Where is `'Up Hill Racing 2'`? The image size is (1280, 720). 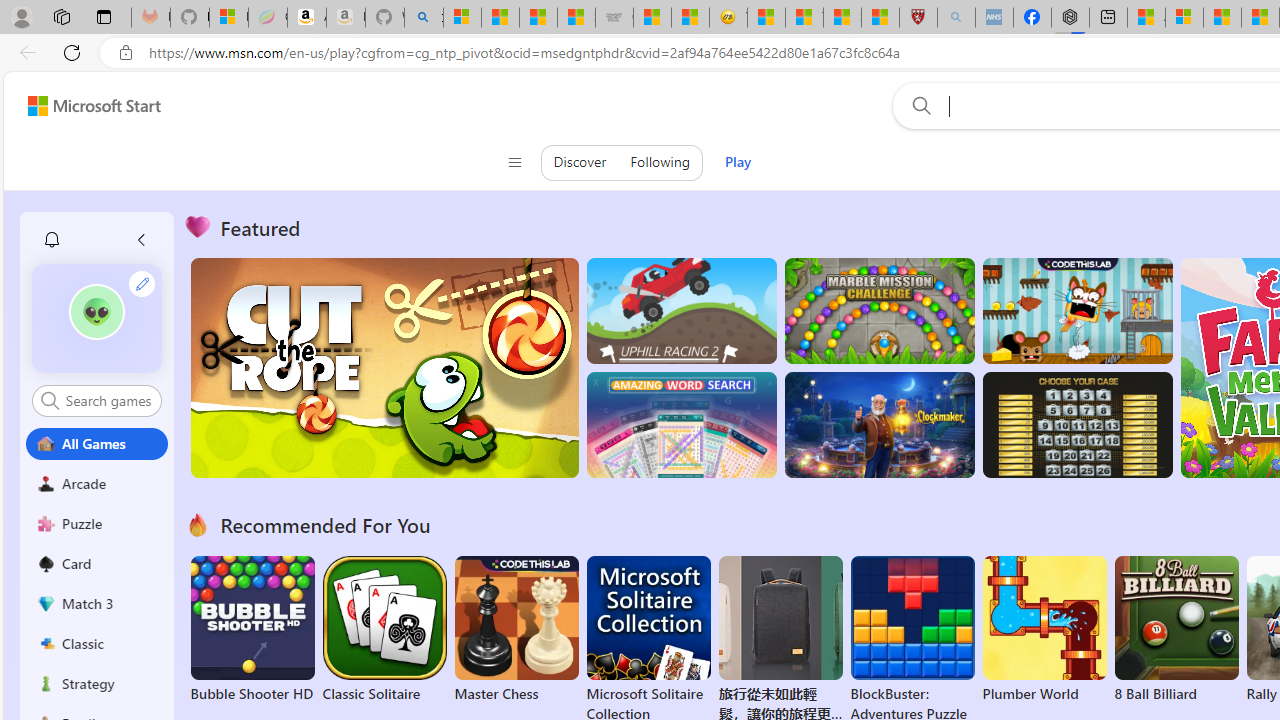
'Up Hill Racing 2' is located at coordinates (681, 311).